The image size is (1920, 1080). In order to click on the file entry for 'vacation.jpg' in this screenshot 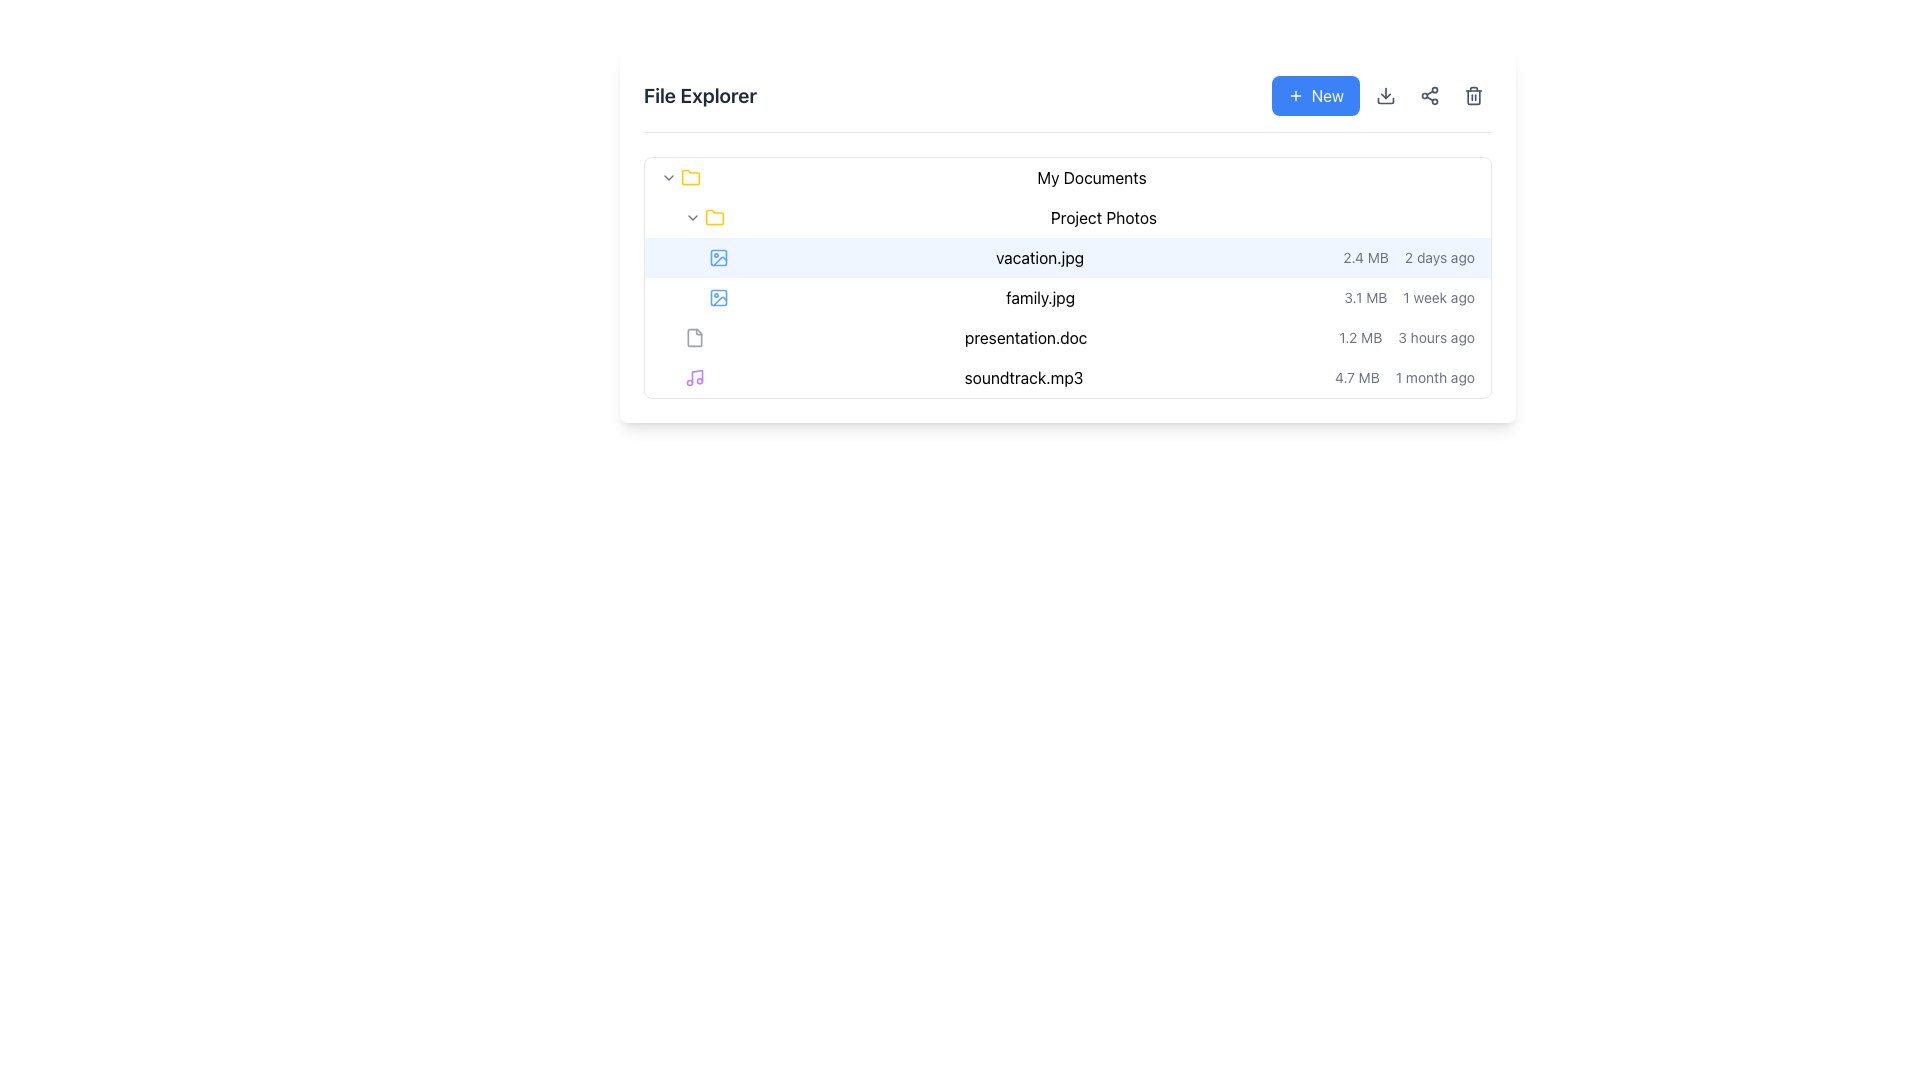, I will do `click(1067, 257)`.